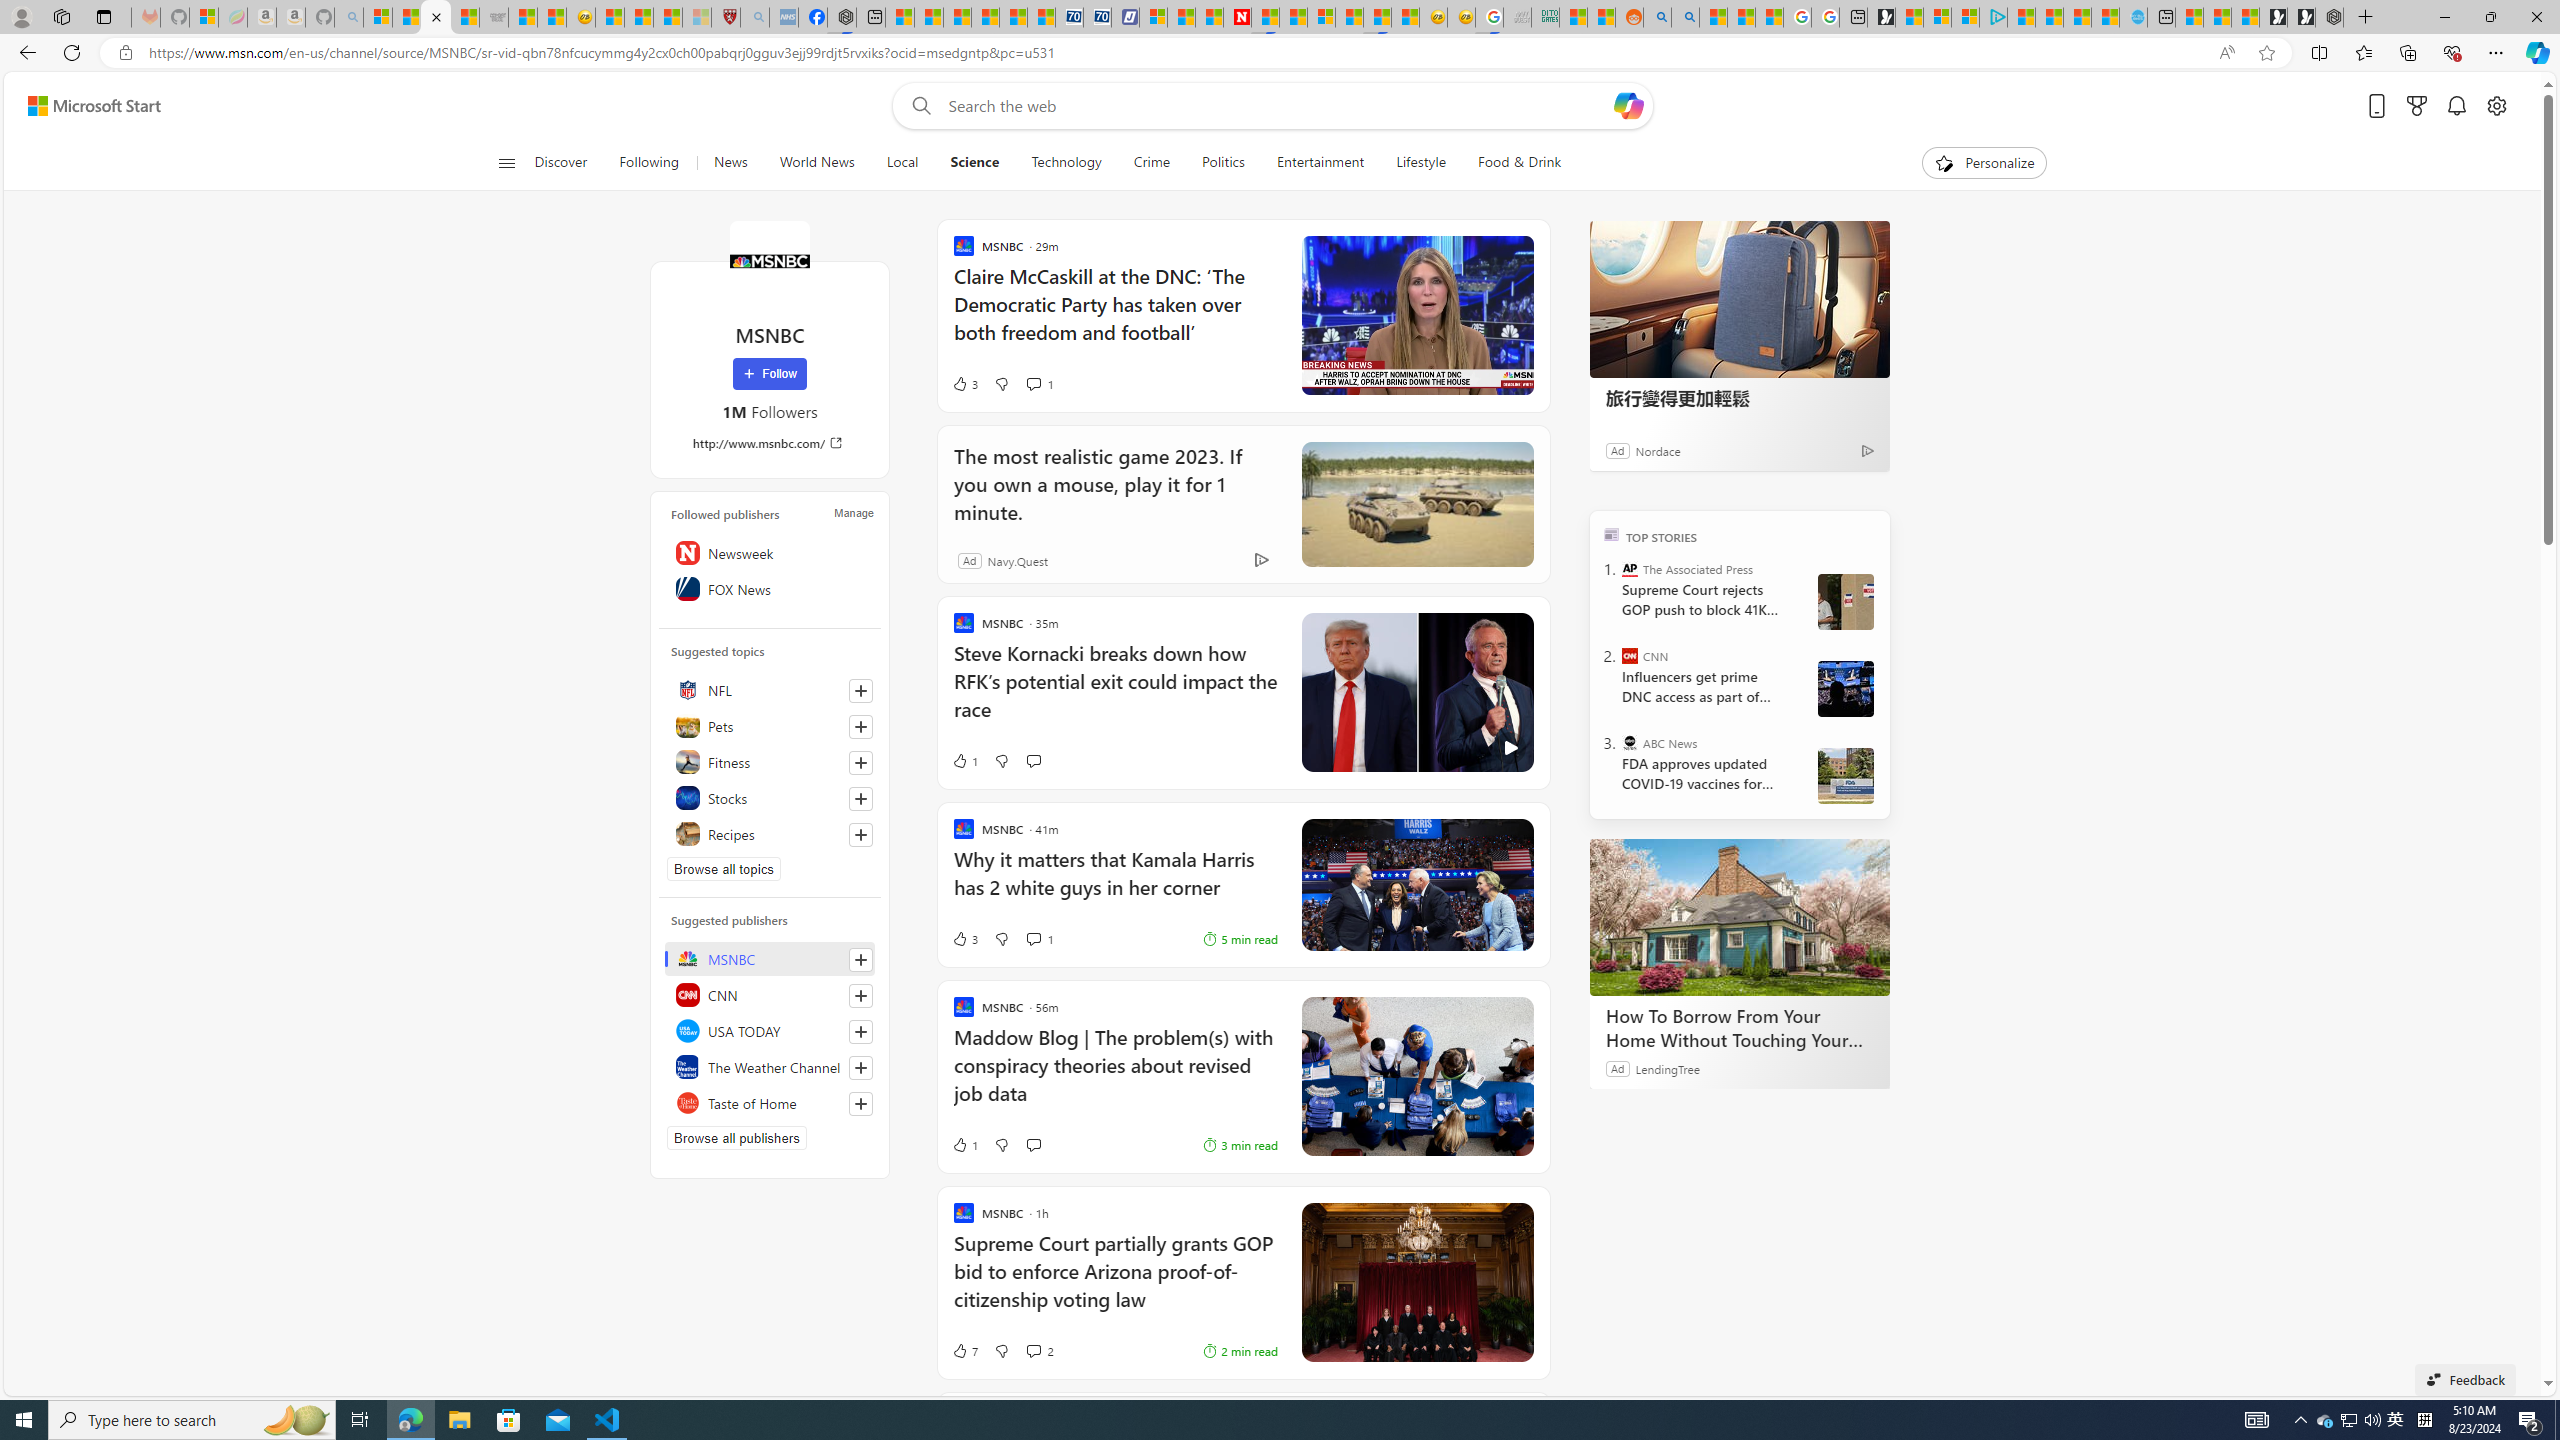 This screenshot has height=1440, width=2560. I want to click on 'TOP', so click(1611, 532).